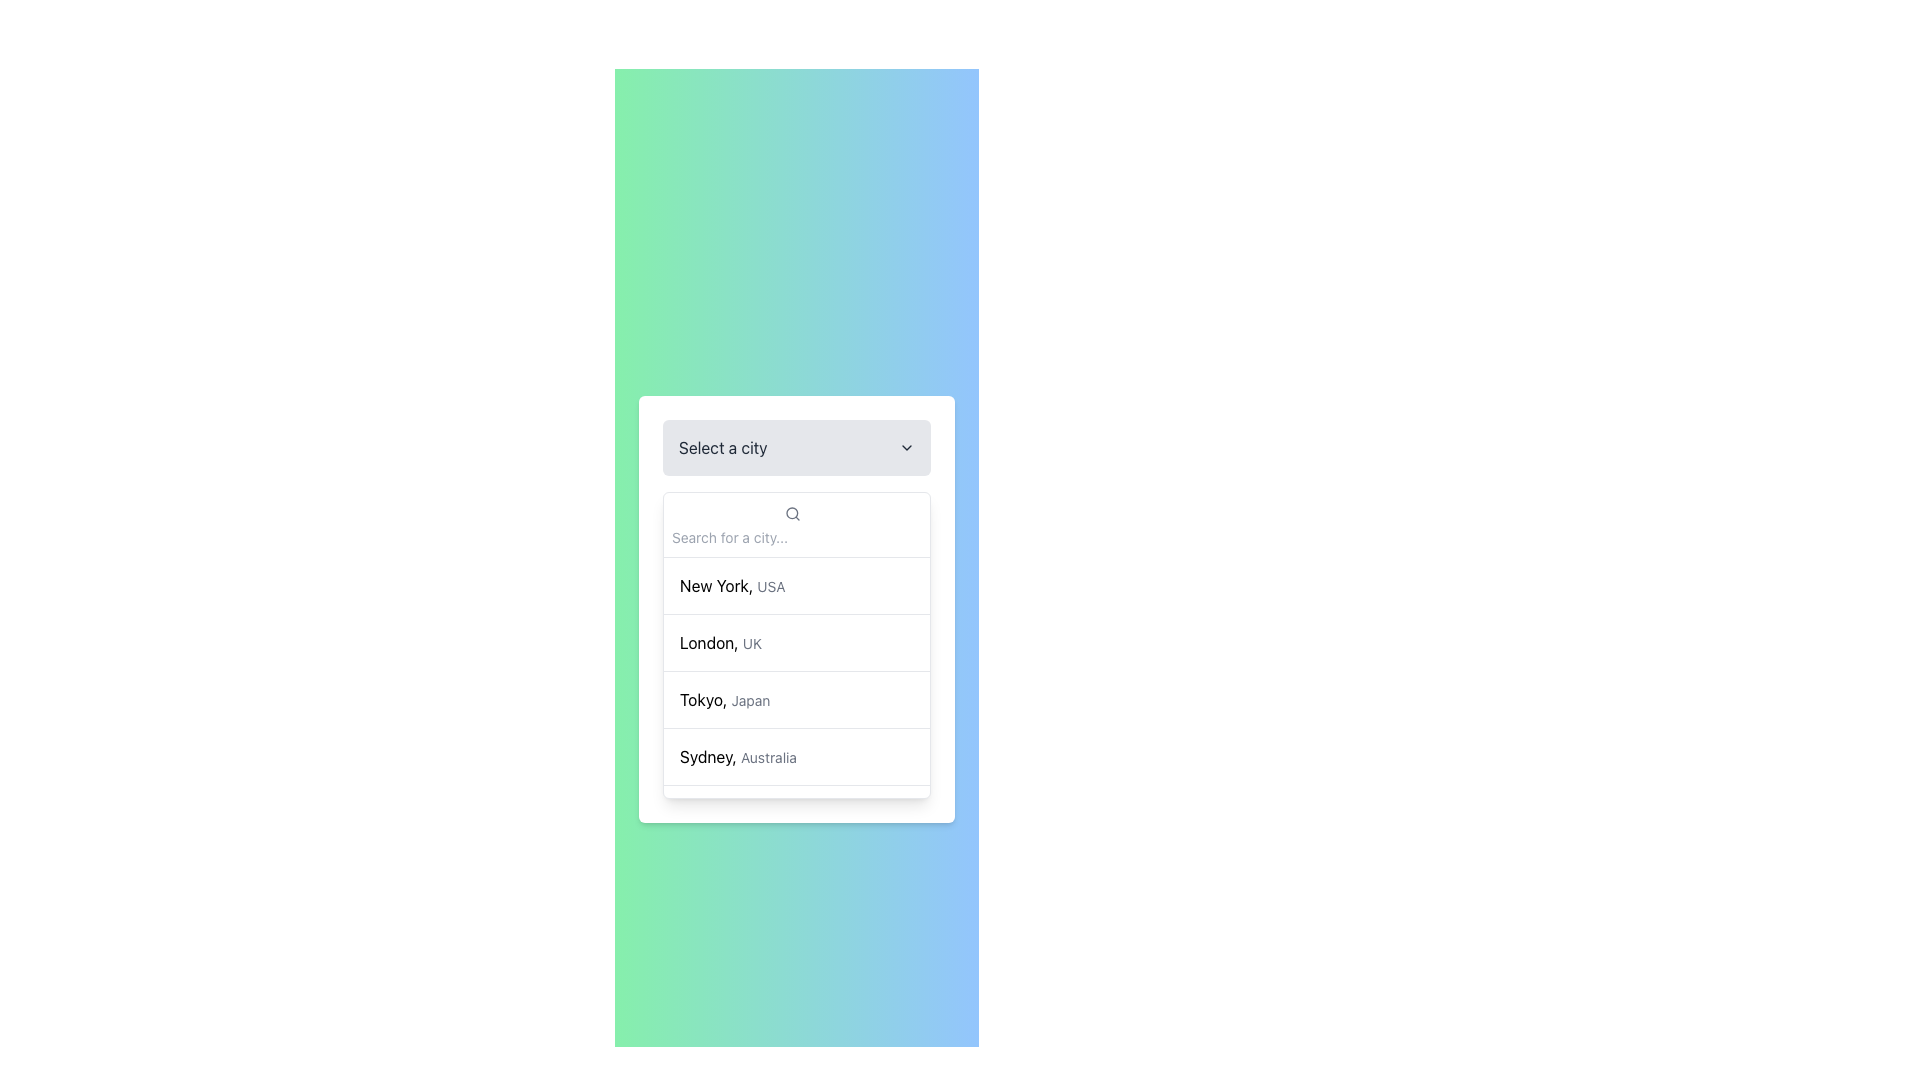 The width and height of the screenshot is (1920, 1080). Describe the element at coordinates (795, 446) in the screenshot. I see `the dropdown selector labeled 'Select a city' with a gray background` at that location.